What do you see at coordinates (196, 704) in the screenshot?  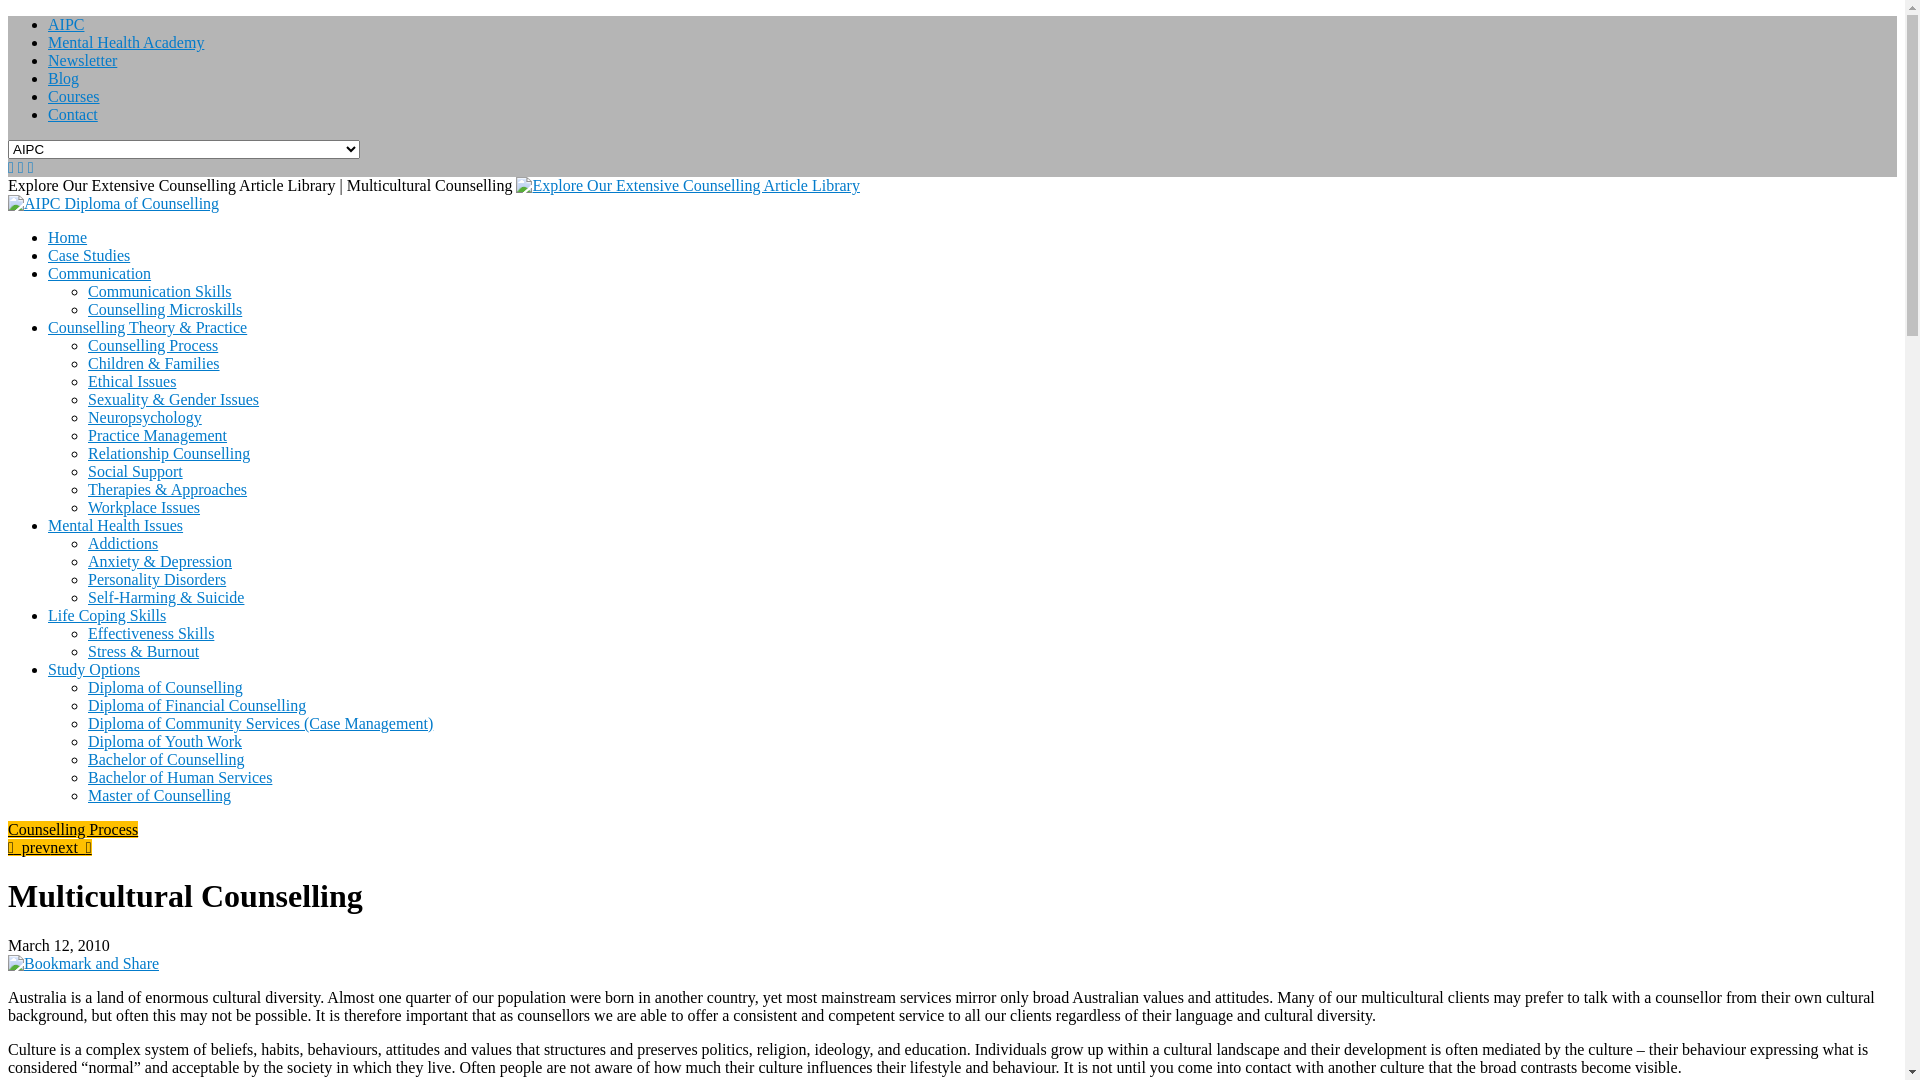 I see `'Diploma of Financial Counselling'` at bounding box center [196, 704].